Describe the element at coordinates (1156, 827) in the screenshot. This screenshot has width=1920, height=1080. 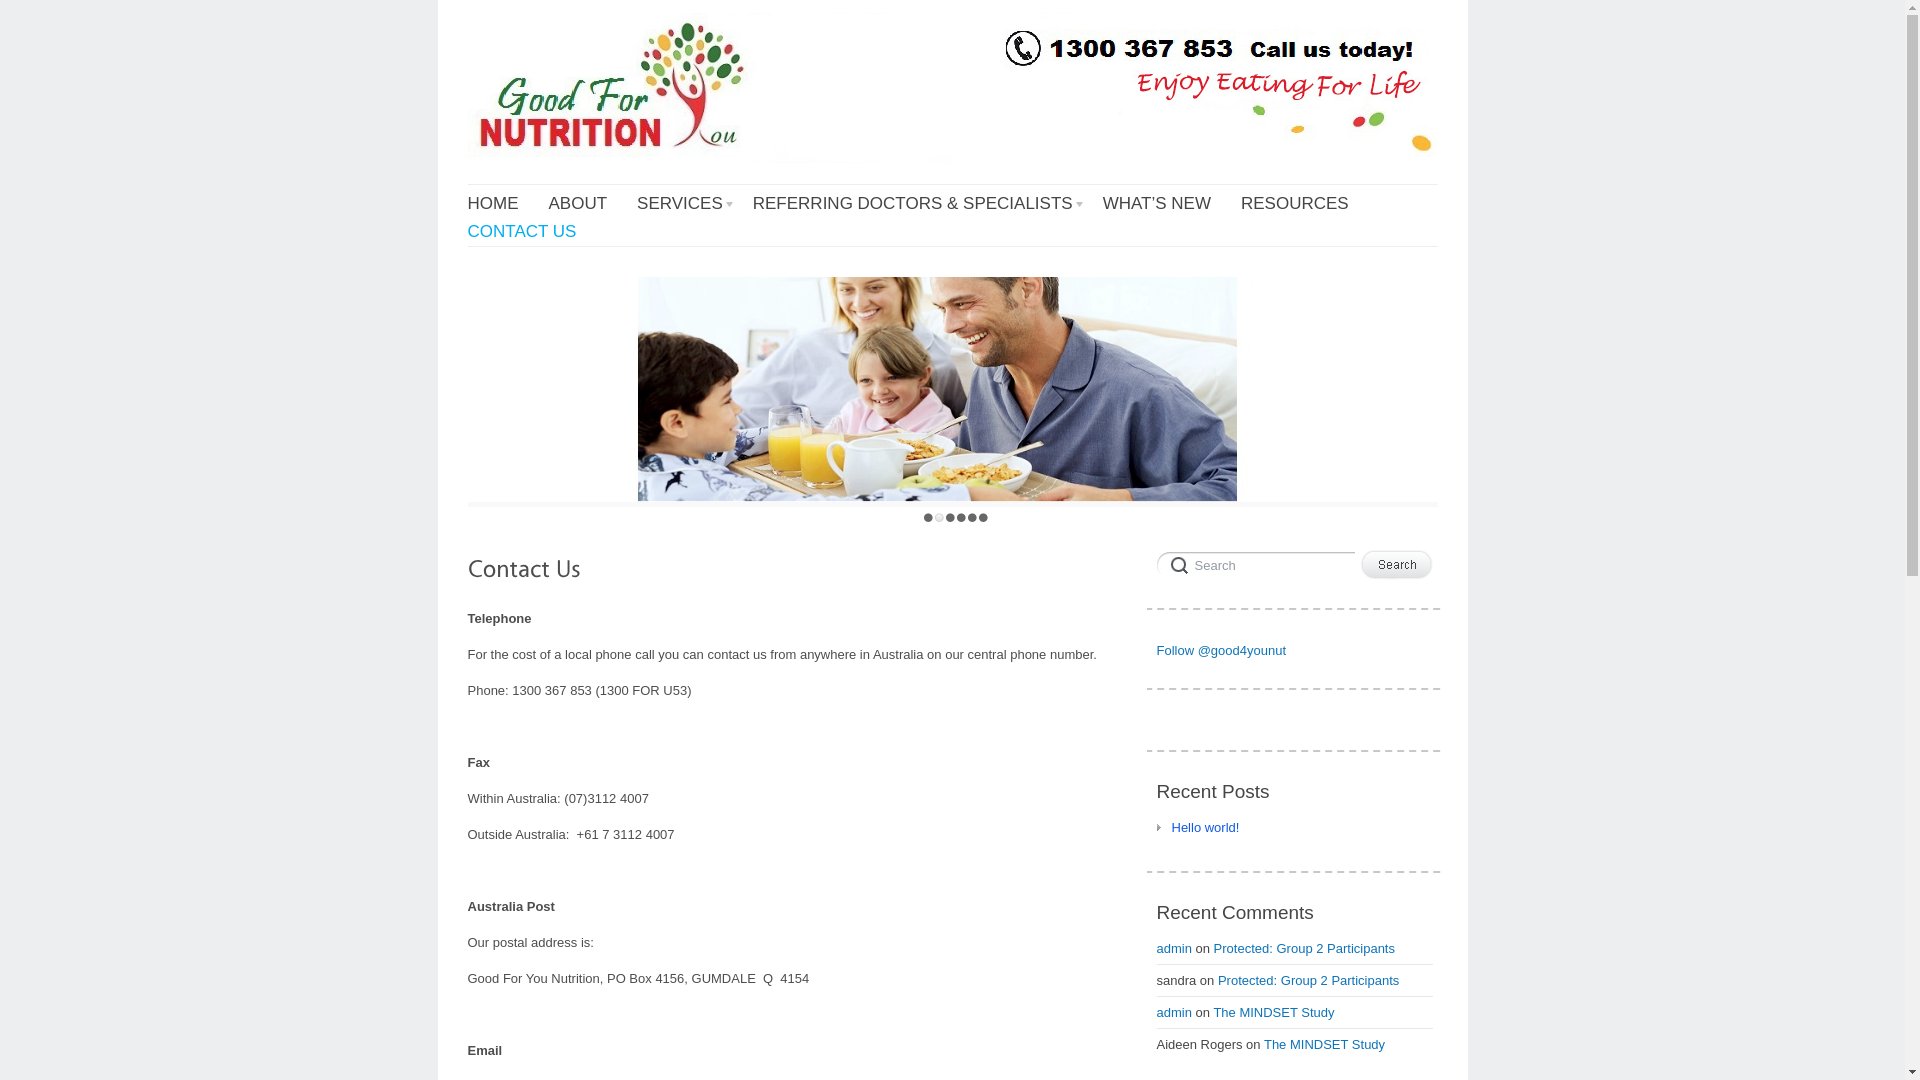
I see `'Hello world!'` at that location.